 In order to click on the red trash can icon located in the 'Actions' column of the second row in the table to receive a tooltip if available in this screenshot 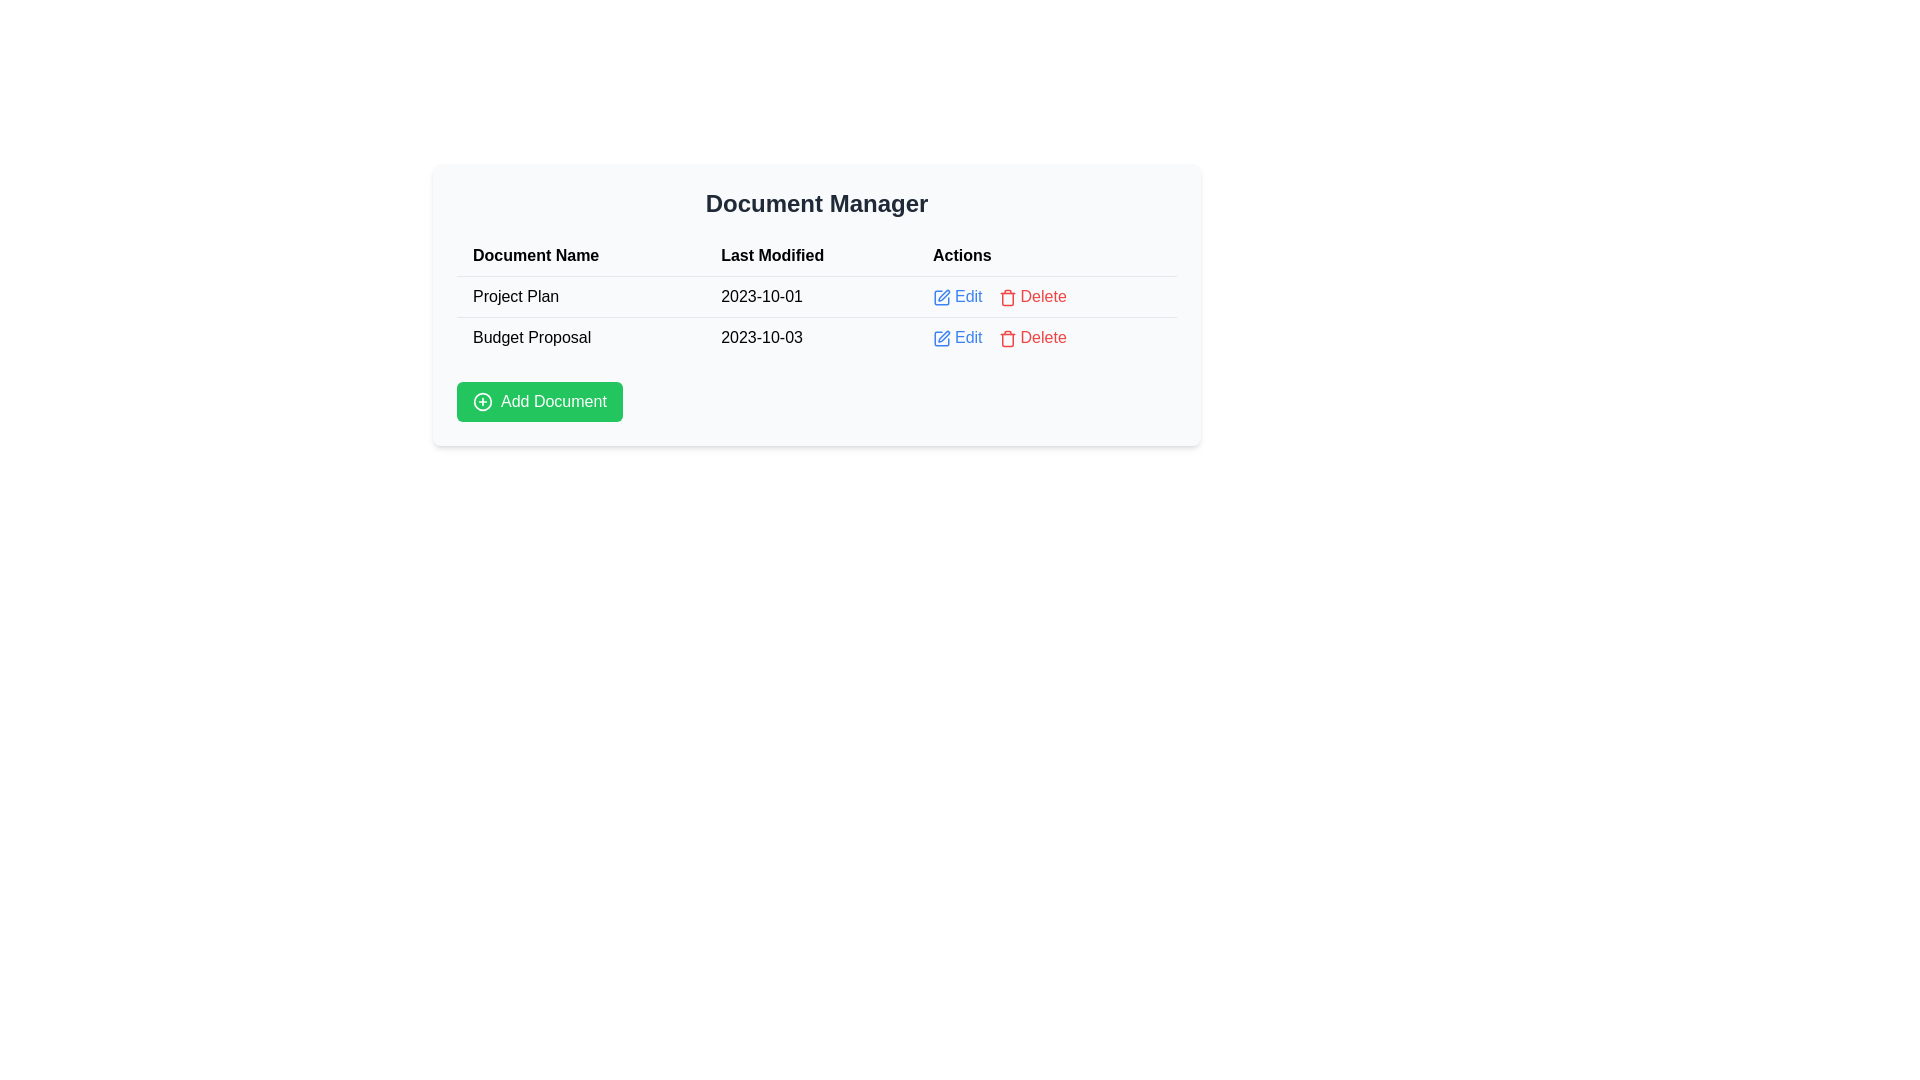, I will do `click(1007, 337)`.